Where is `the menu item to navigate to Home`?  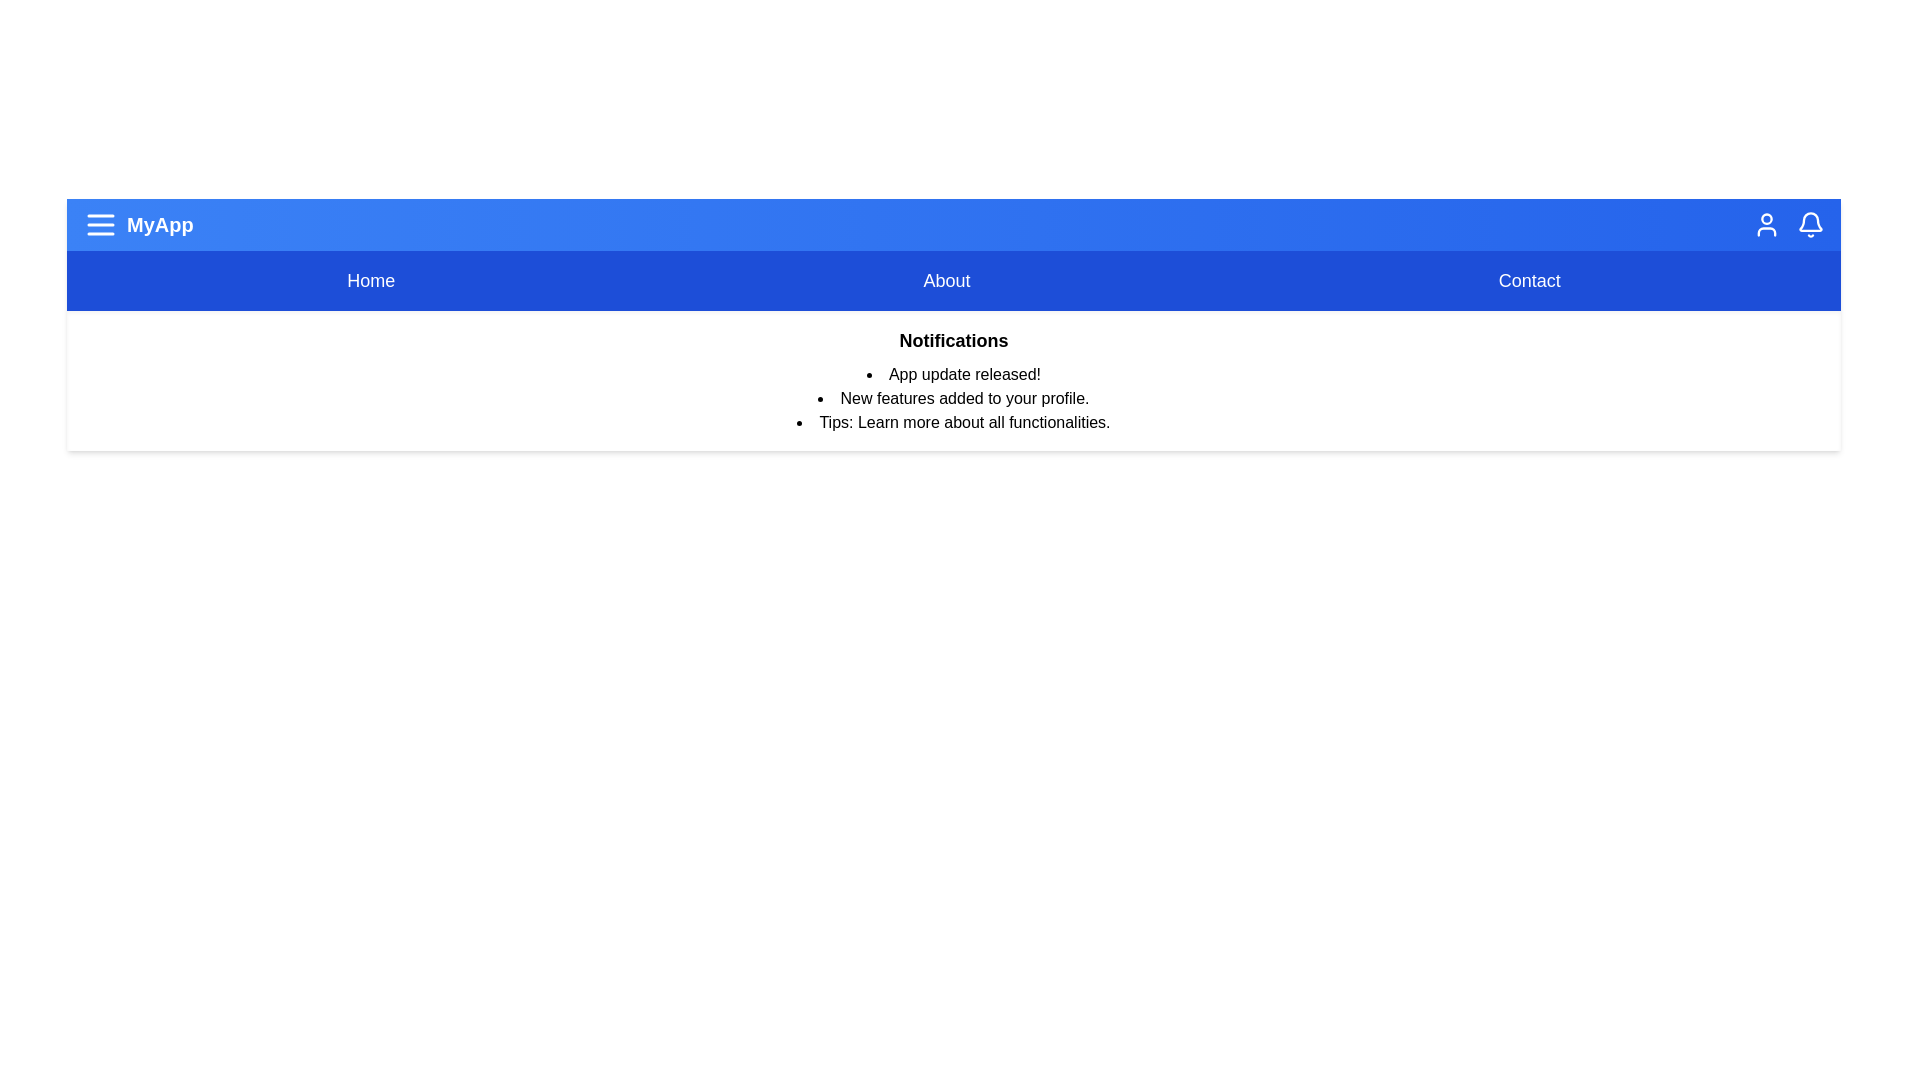
the menu item to navigate to Home is located at coordinates (370, 281).